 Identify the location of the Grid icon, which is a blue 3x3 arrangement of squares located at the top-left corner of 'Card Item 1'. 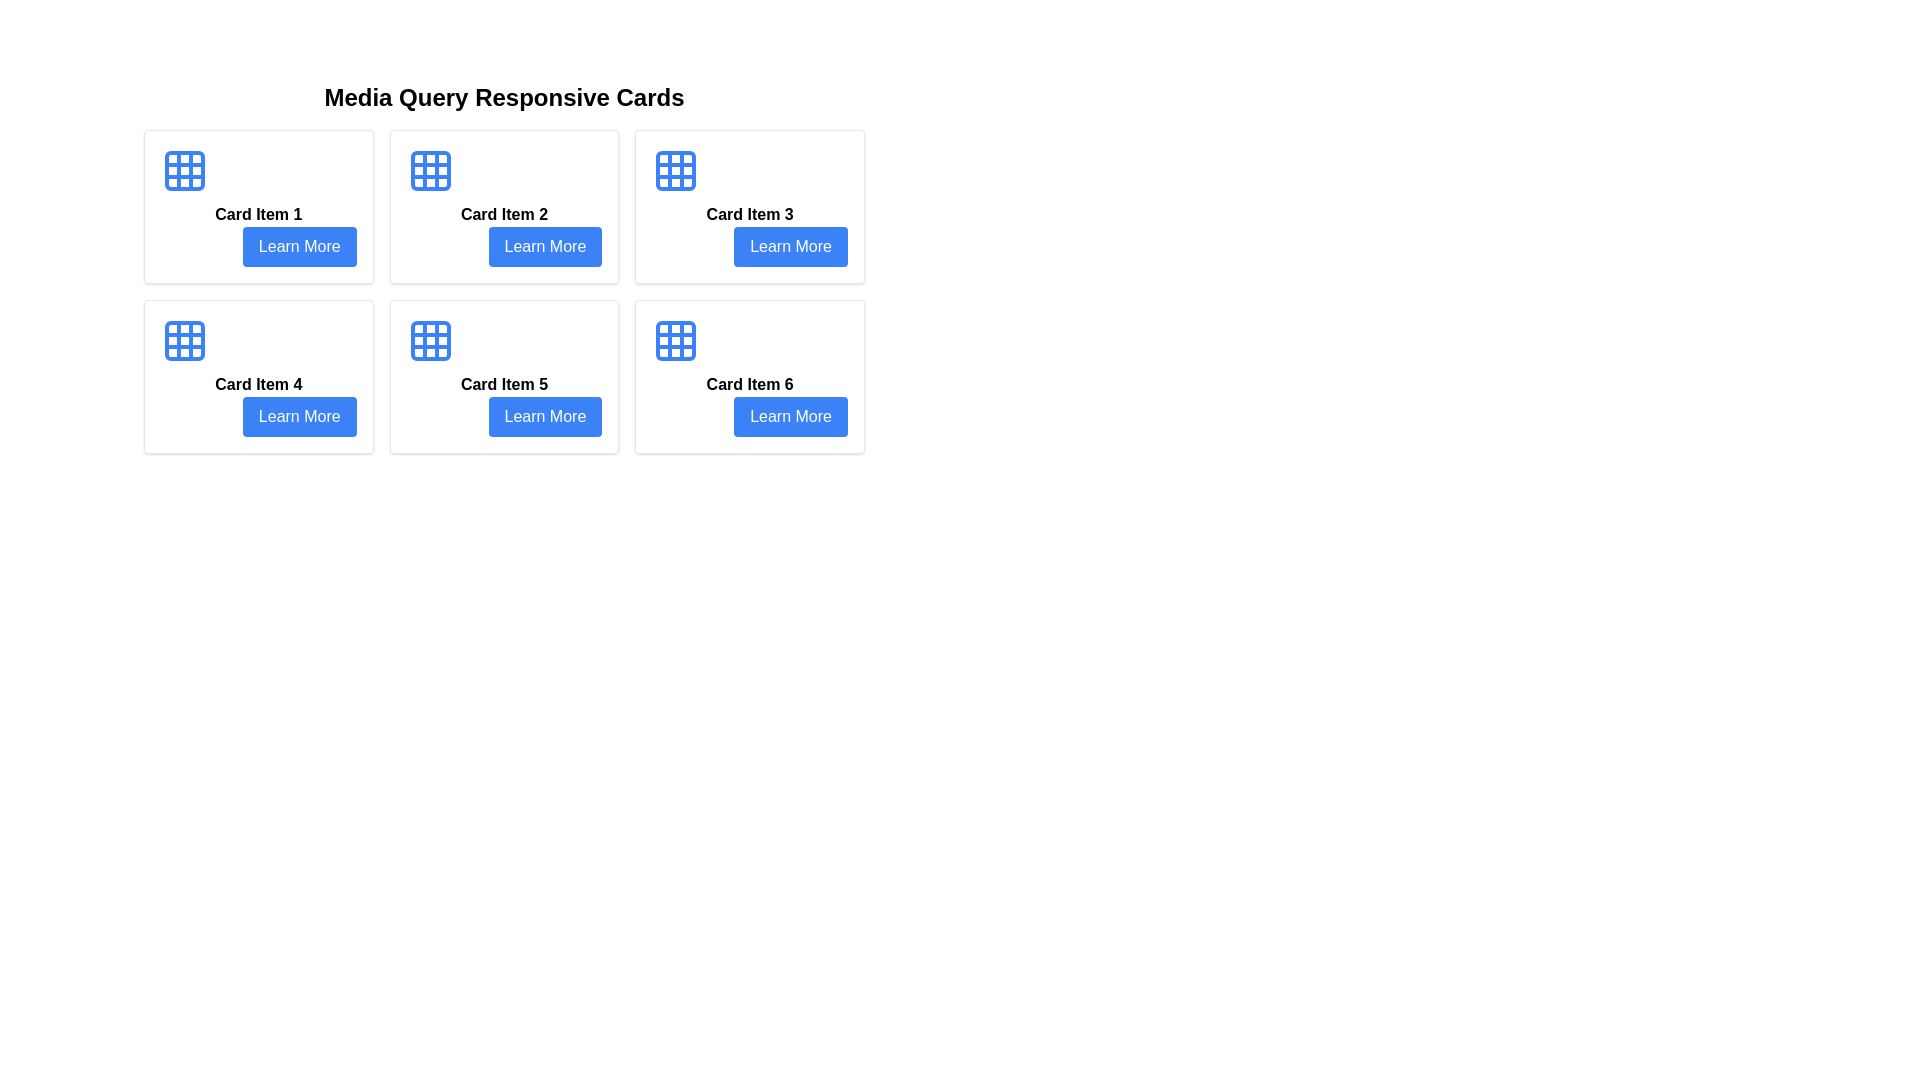
(185, 169).